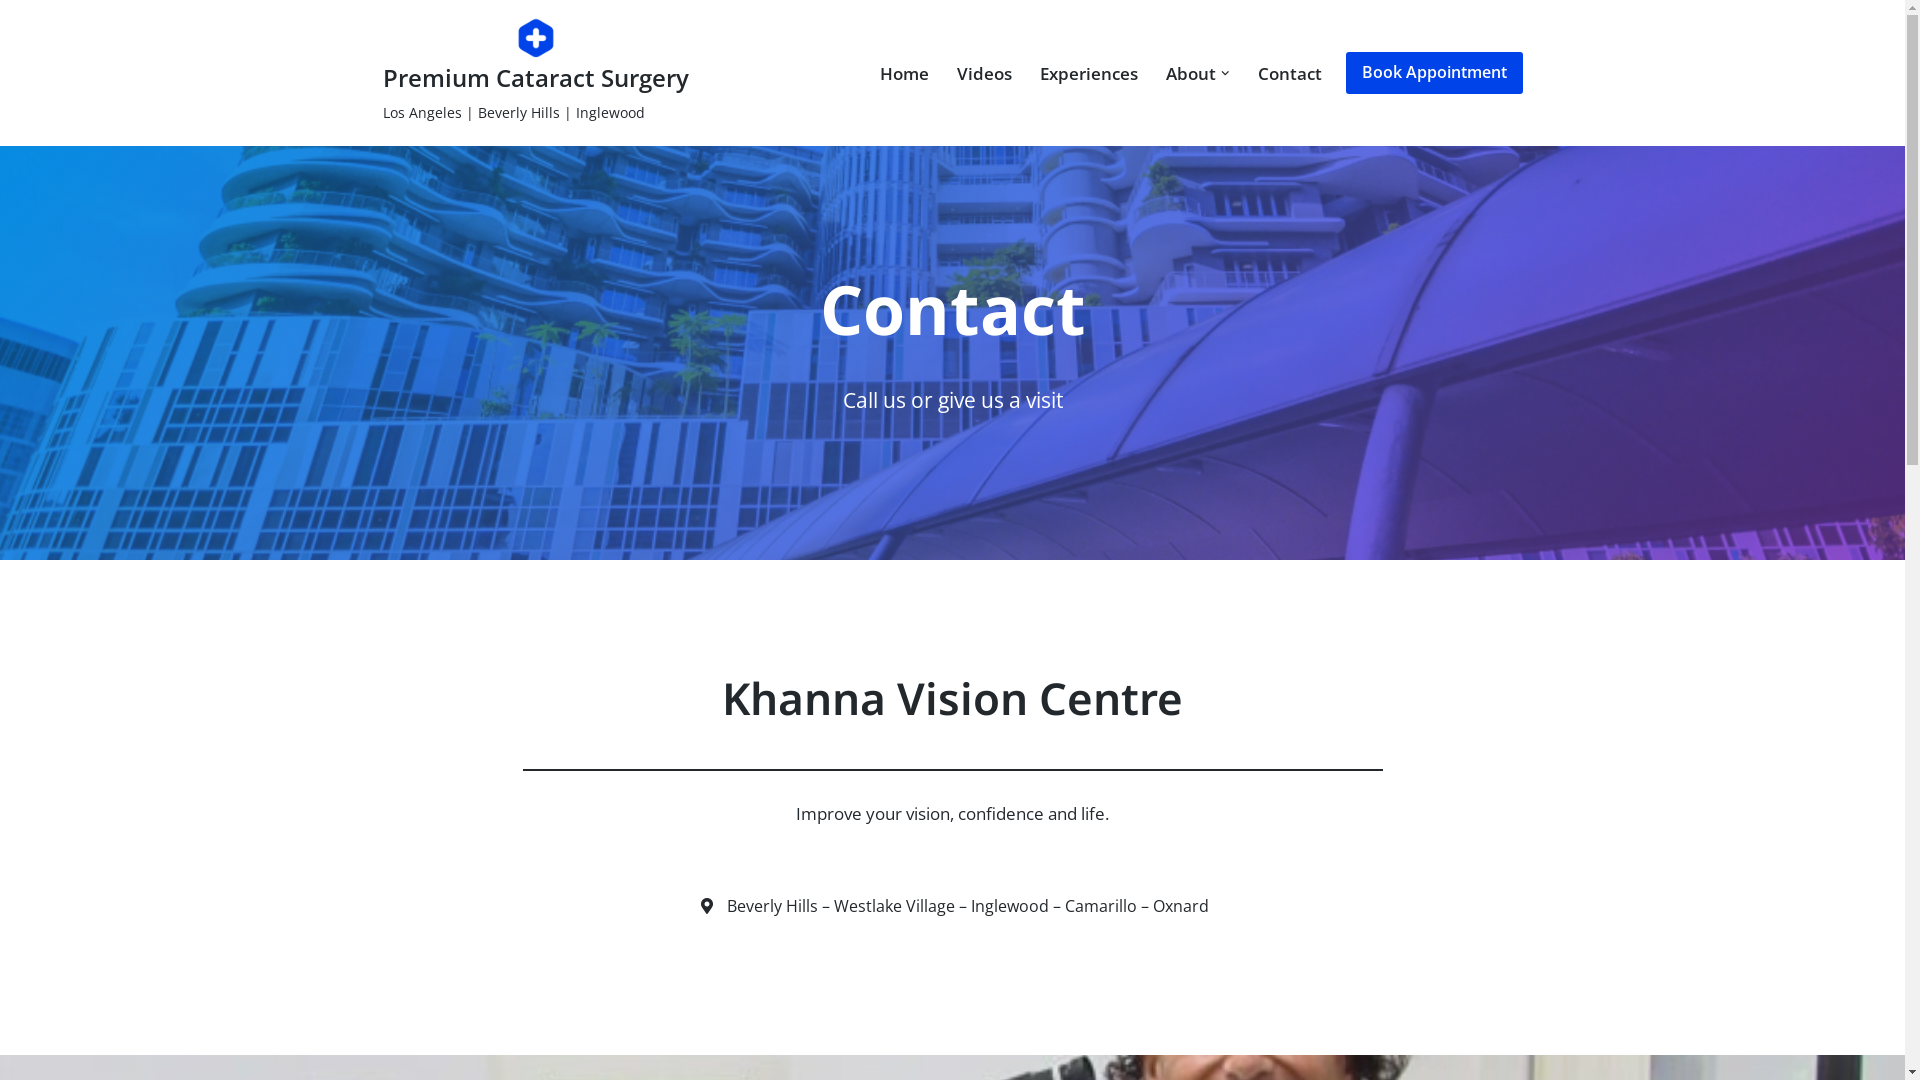  What do you see at coordinates (1433, 72) in the screenshot?
I see `'Book Appointment'` at bounding box center [1433, 72].